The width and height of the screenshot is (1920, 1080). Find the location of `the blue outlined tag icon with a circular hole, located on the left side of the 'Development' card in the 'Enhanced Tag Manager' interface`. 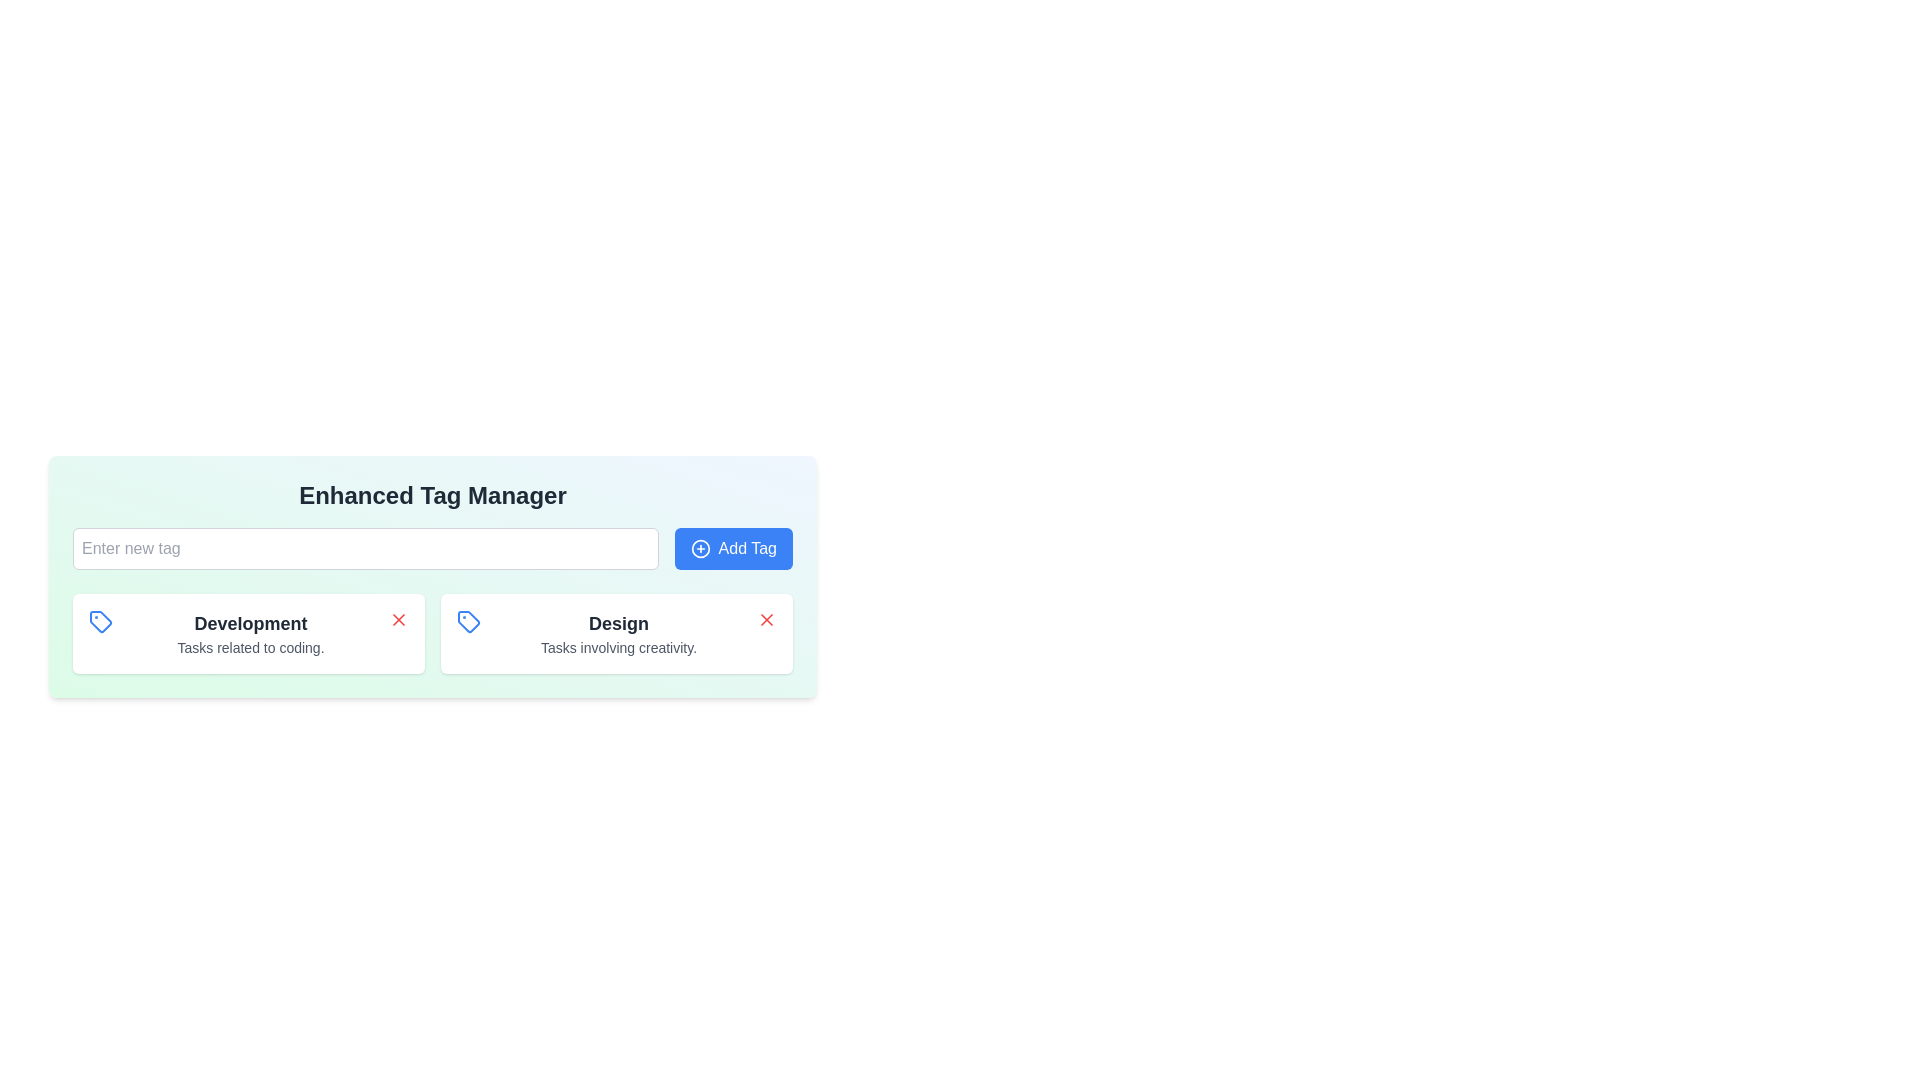

the blue outlined tag icon with a circular hole, located on the left side of the 'Development' card in the 'Enhanced Tag Manager' interface is located at coordinates (99, 620).